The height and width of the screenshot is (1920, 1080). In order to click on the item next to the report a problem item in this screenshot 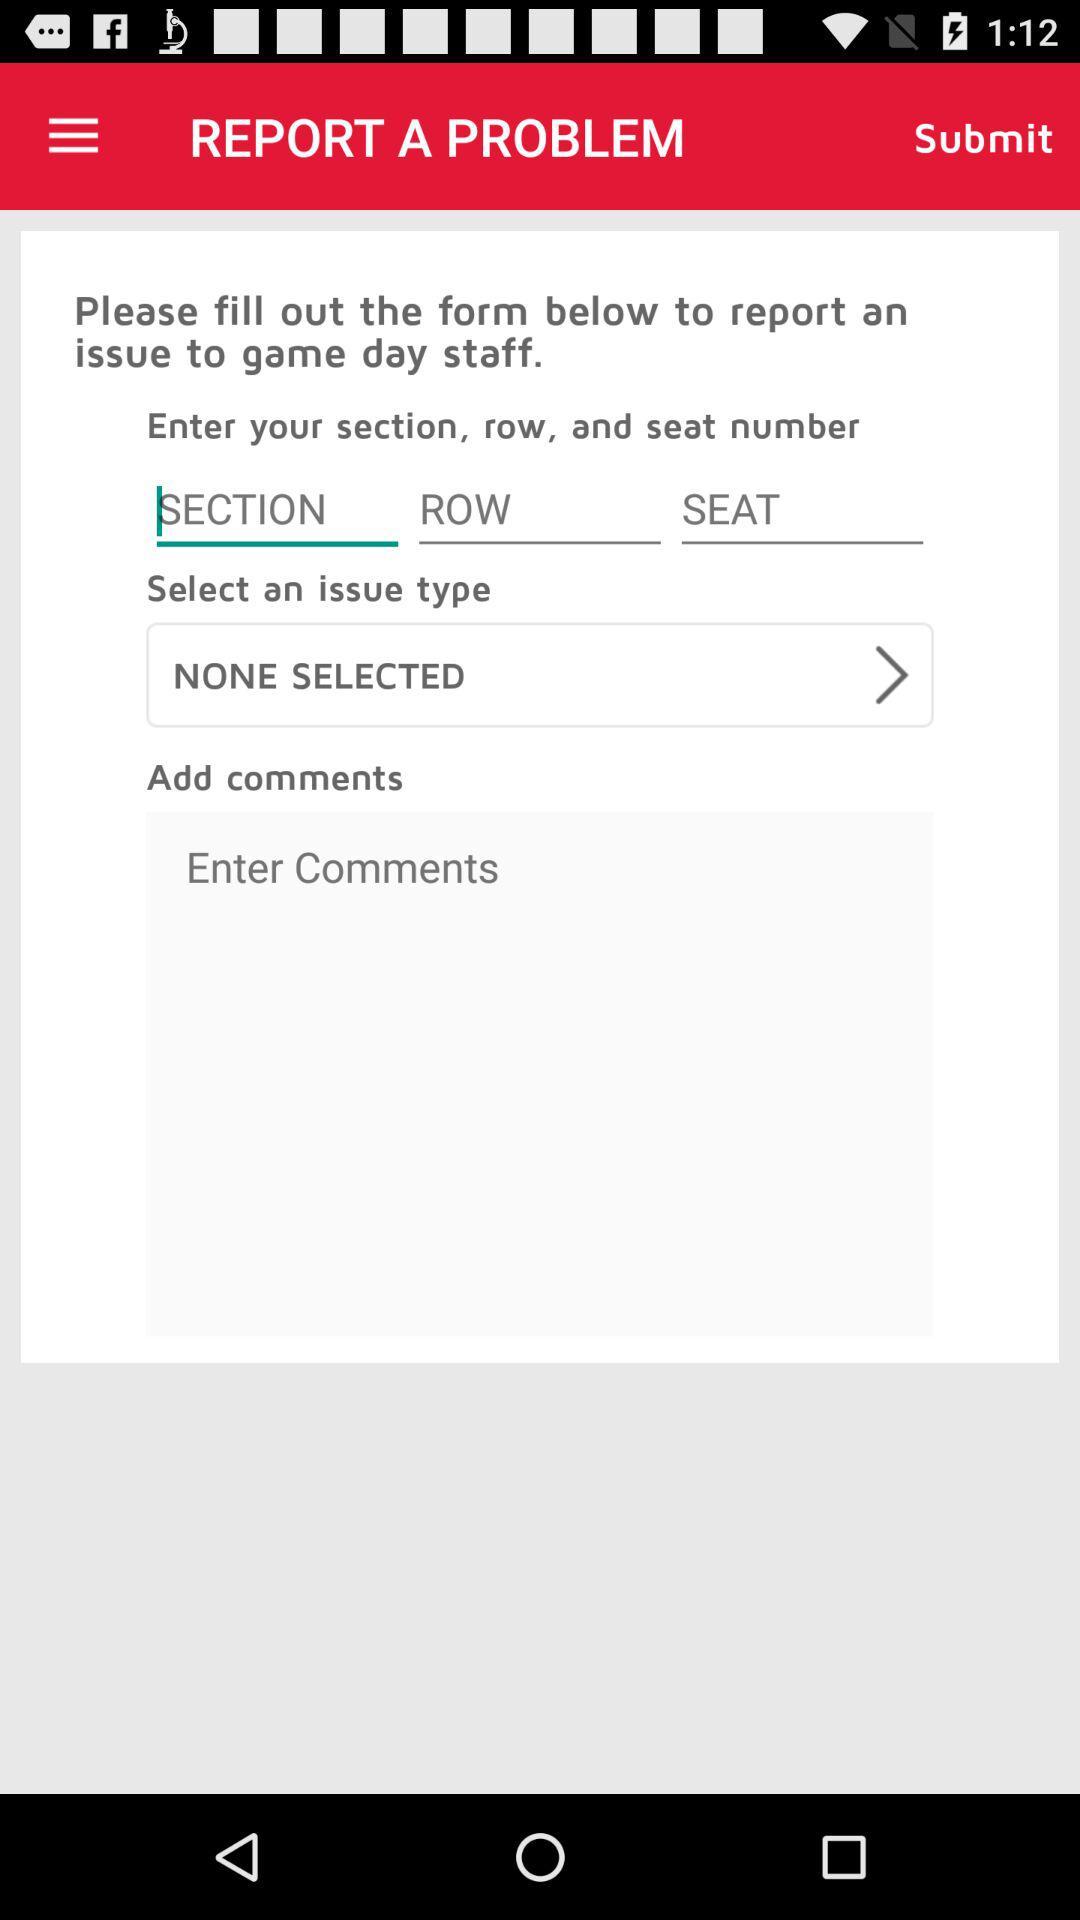, I will do `click(72, 135)`.